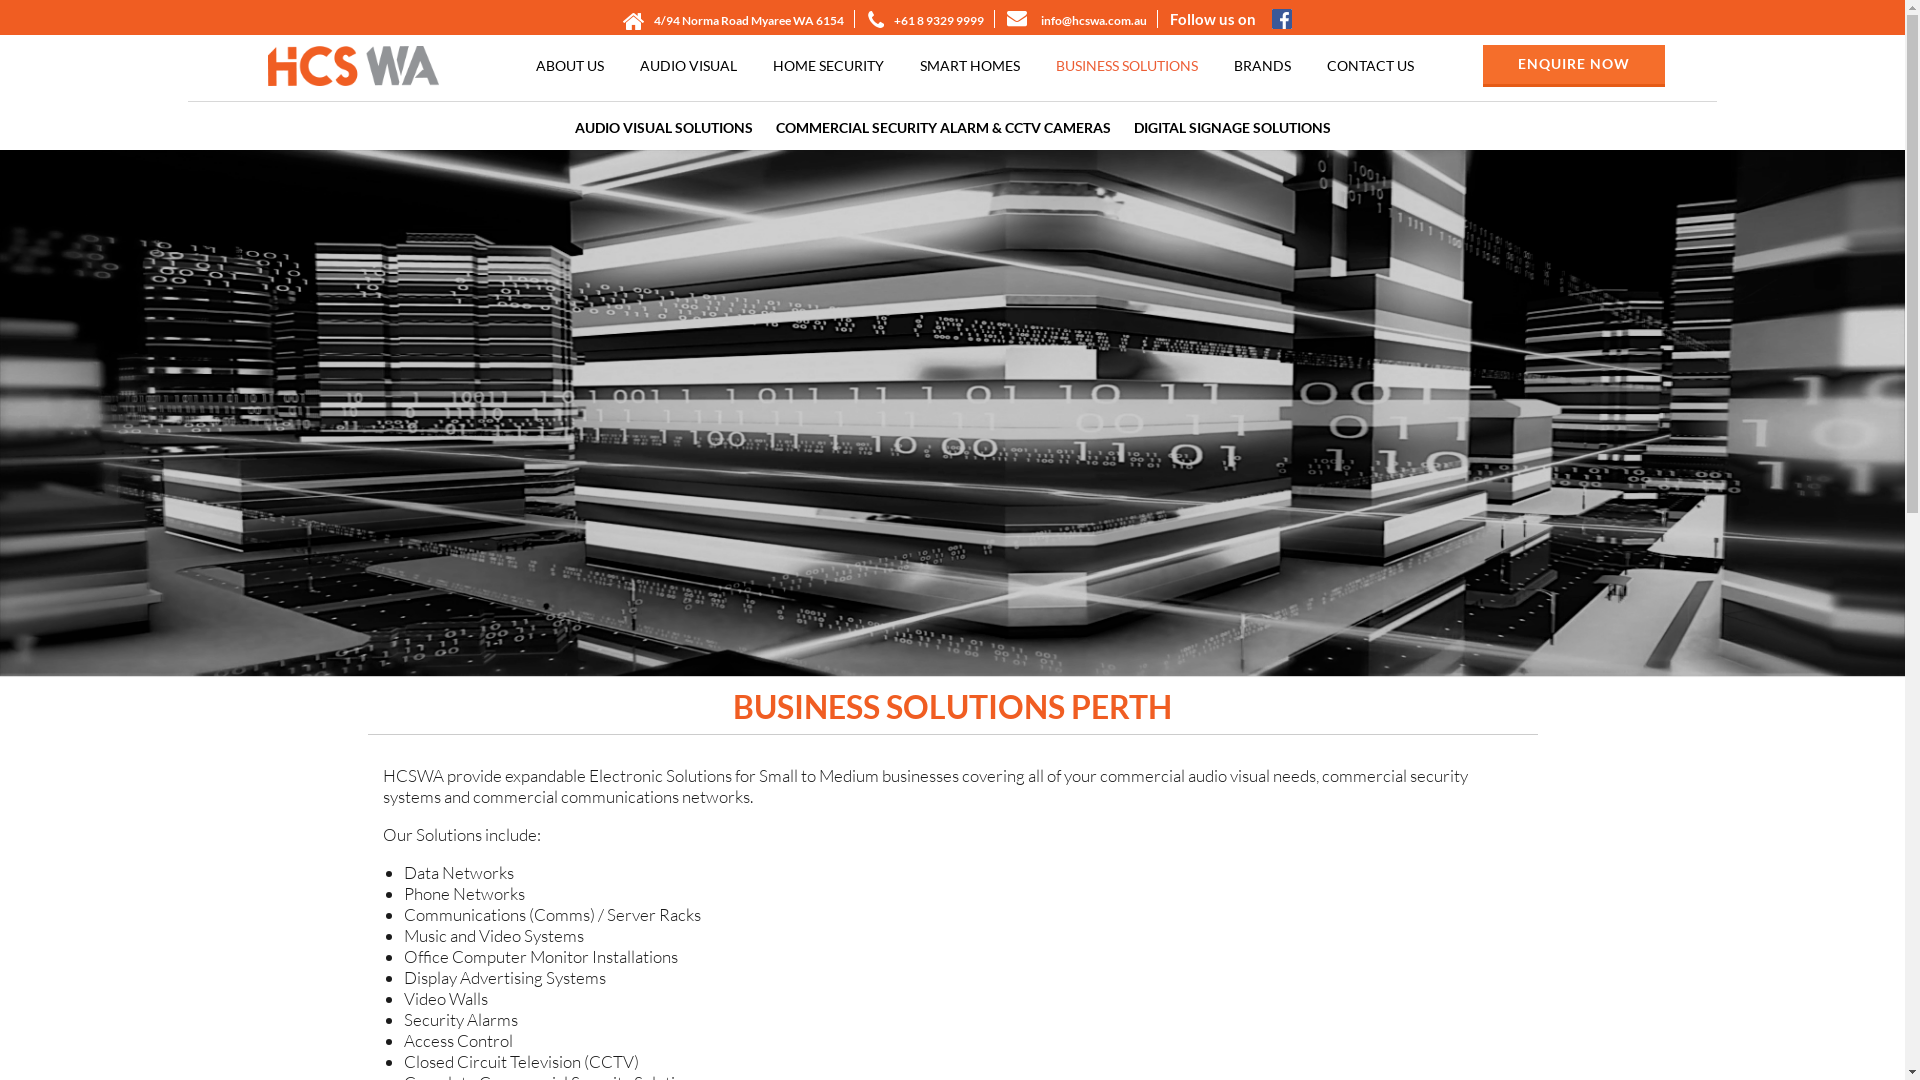 This screenshot has width=1920, height=1080. What do you see at coordinates (747, 20) in the screenshot?
I see `'4/94 Norma Road Myaree WA 6154'` at bounding box center [747, 20].